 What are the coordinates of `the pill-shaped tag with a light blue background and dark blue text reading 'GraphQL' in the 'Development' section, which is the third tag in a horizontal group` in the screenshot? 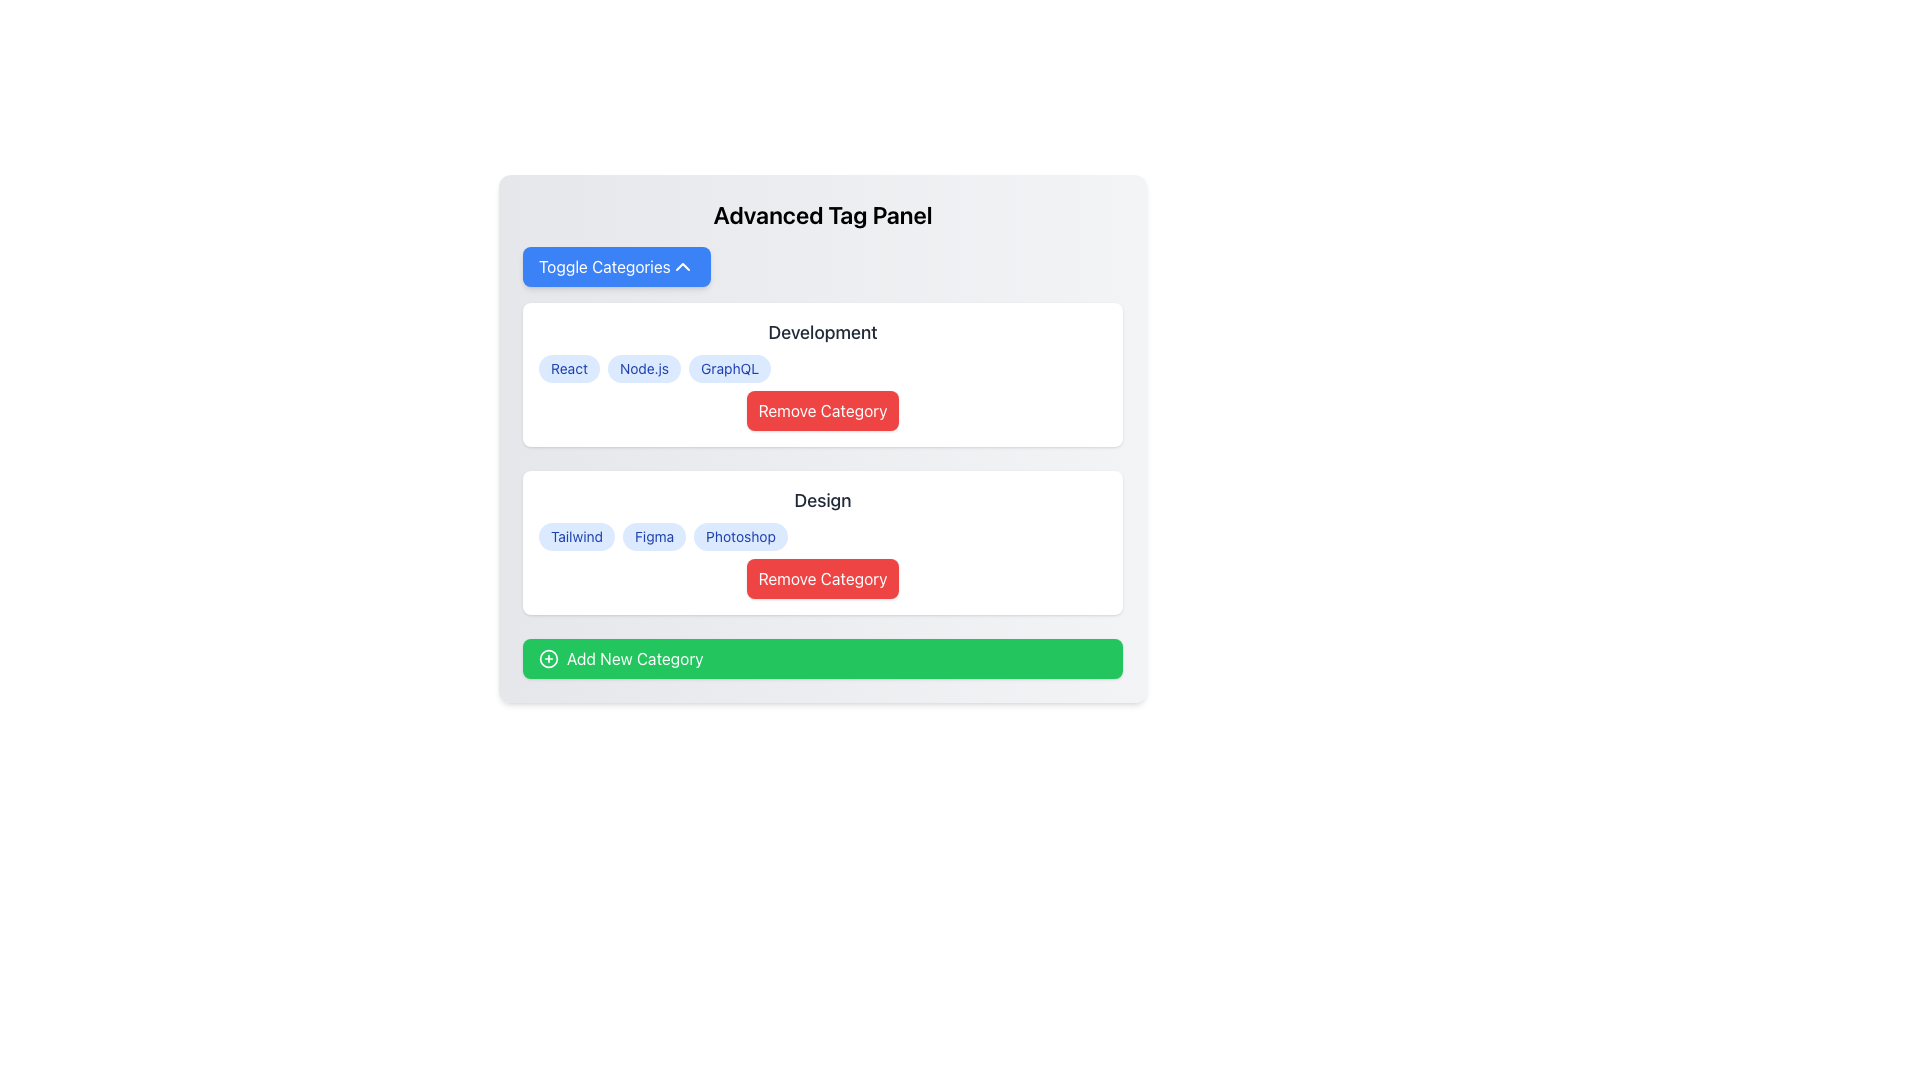 It's located at (729, 369).